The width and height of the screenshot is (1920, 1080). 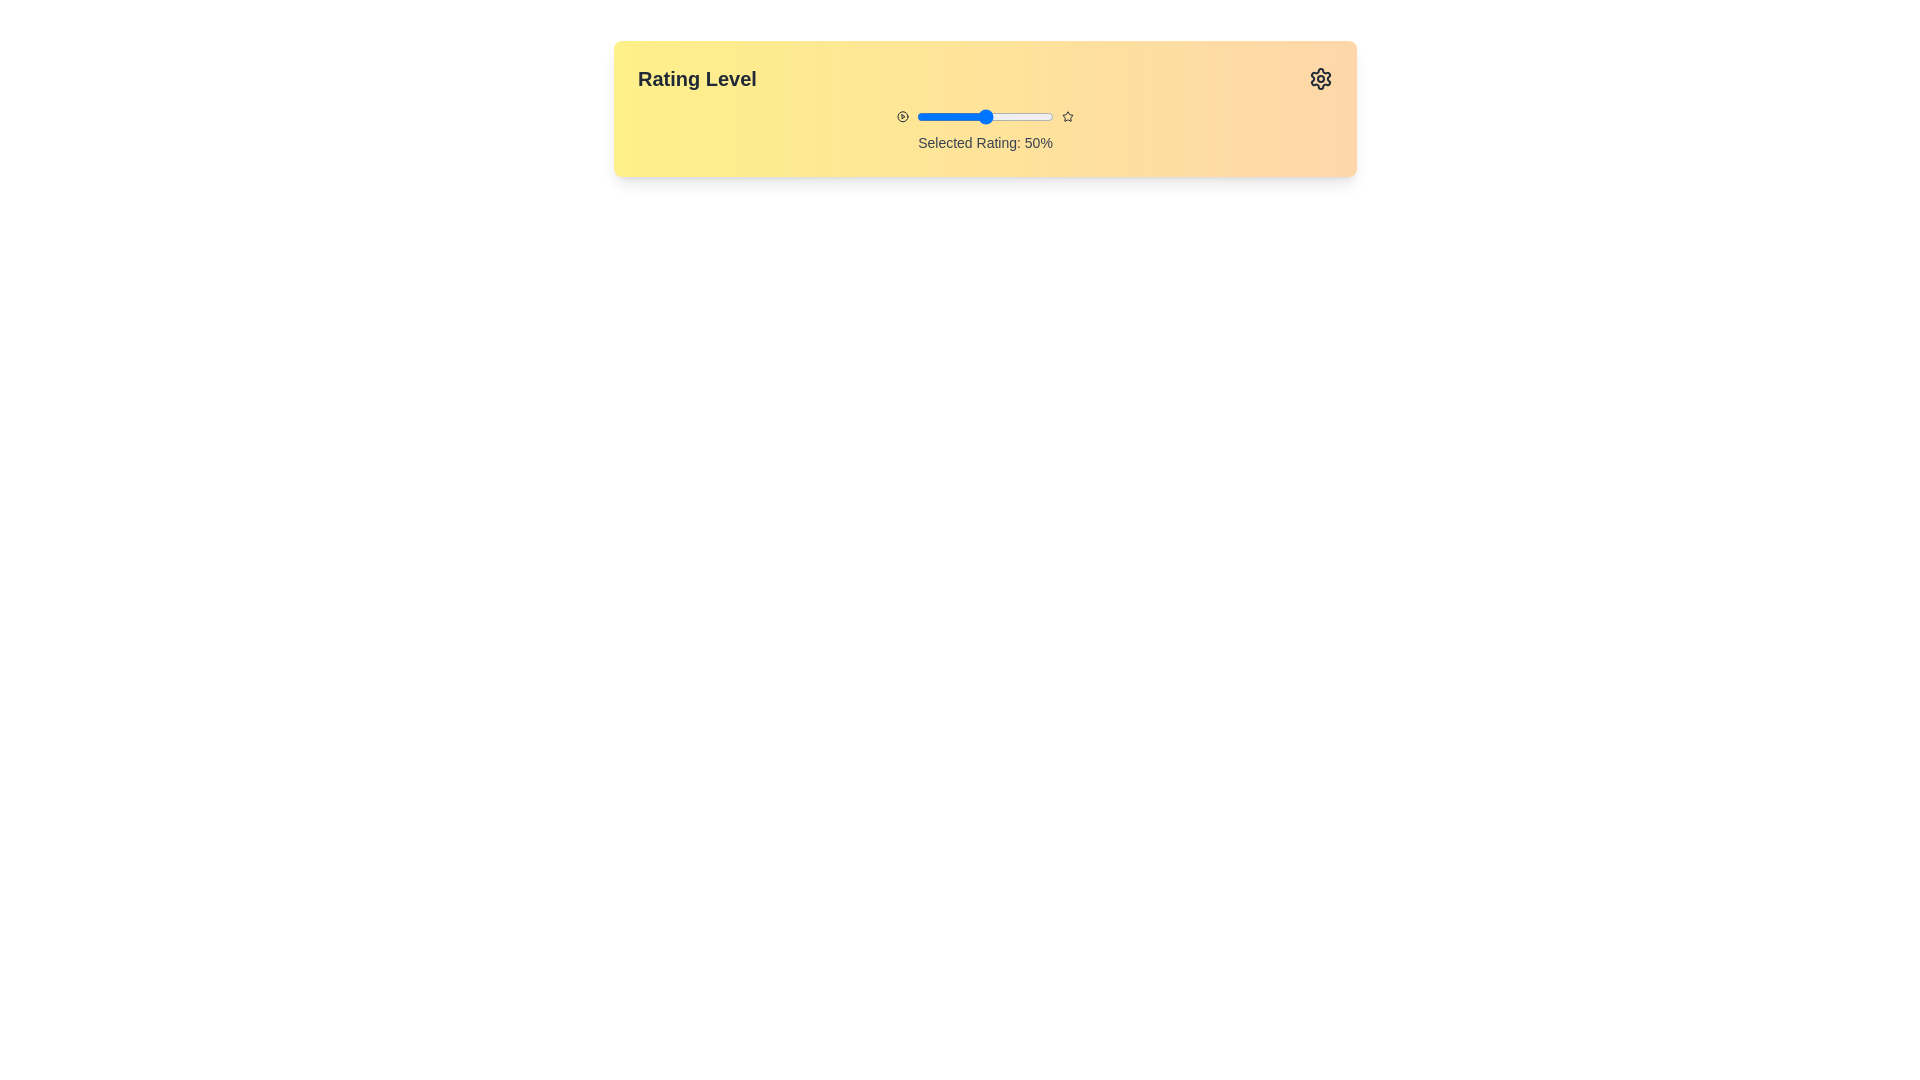 What do you see at coordinates (1320, 77) in the screenshot?
I see `the gear icon in the top-right corner of the interface` at bounding box center [1320, 77].